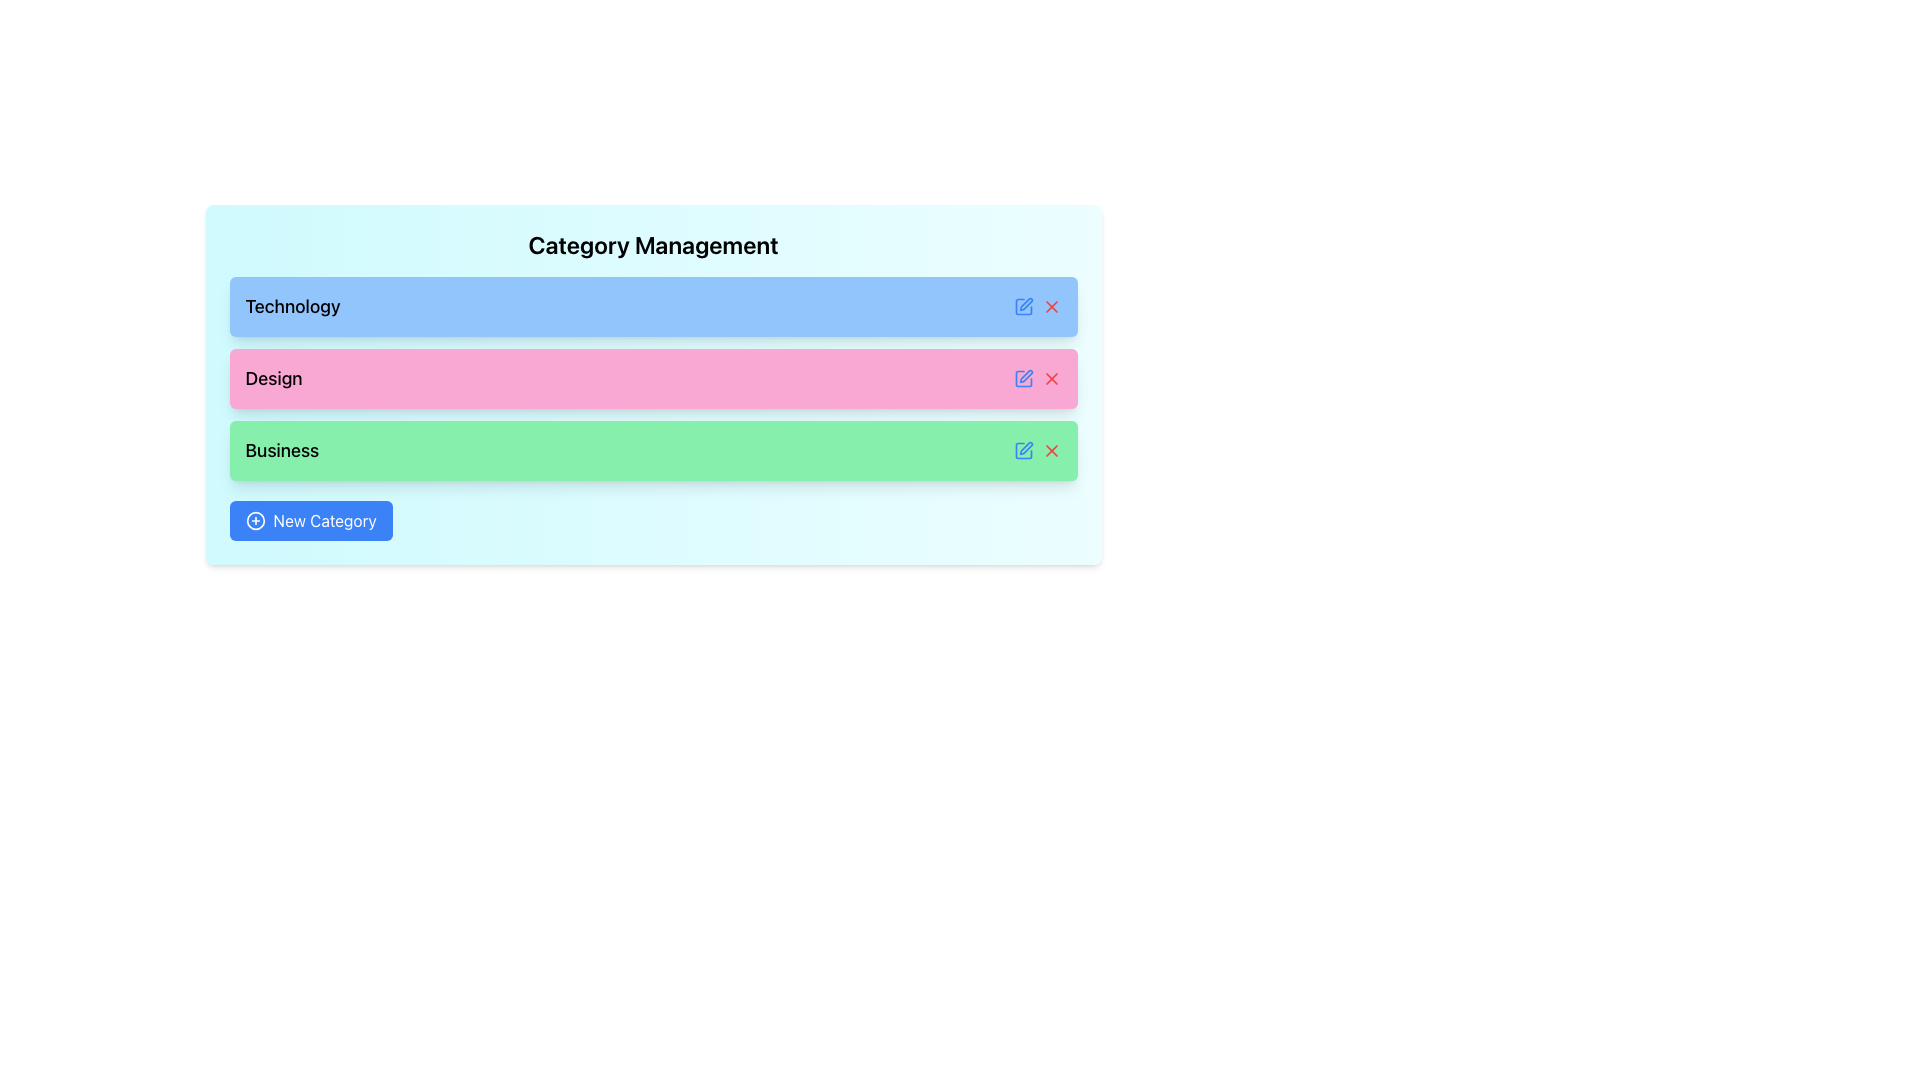 This screenshot has height=1080, width=1920. What do you see at coordinates (1037, 451) in the screenshot?
I see `the icons within the Horizontal Icon Group located on the far right of the green-highlighted 'Business' row in the 'Category Management' section` at bounding box center [1037, 451].